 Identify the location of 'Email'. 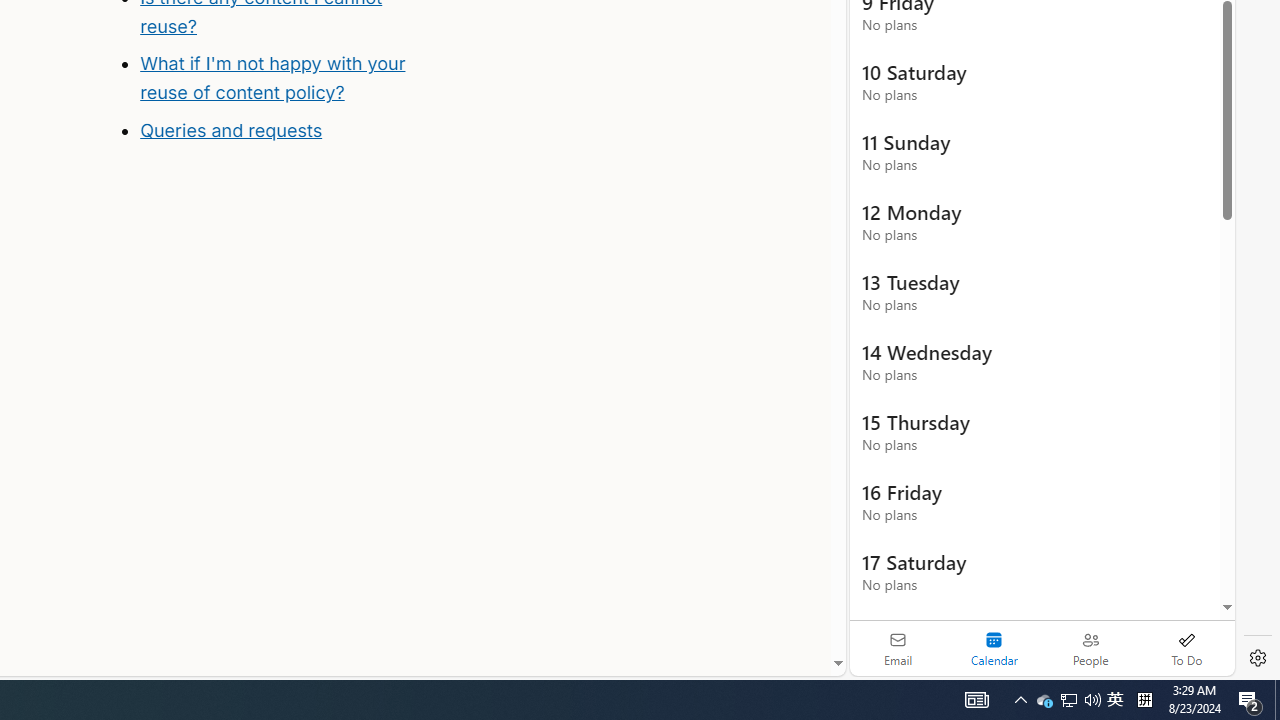
(897, 648).